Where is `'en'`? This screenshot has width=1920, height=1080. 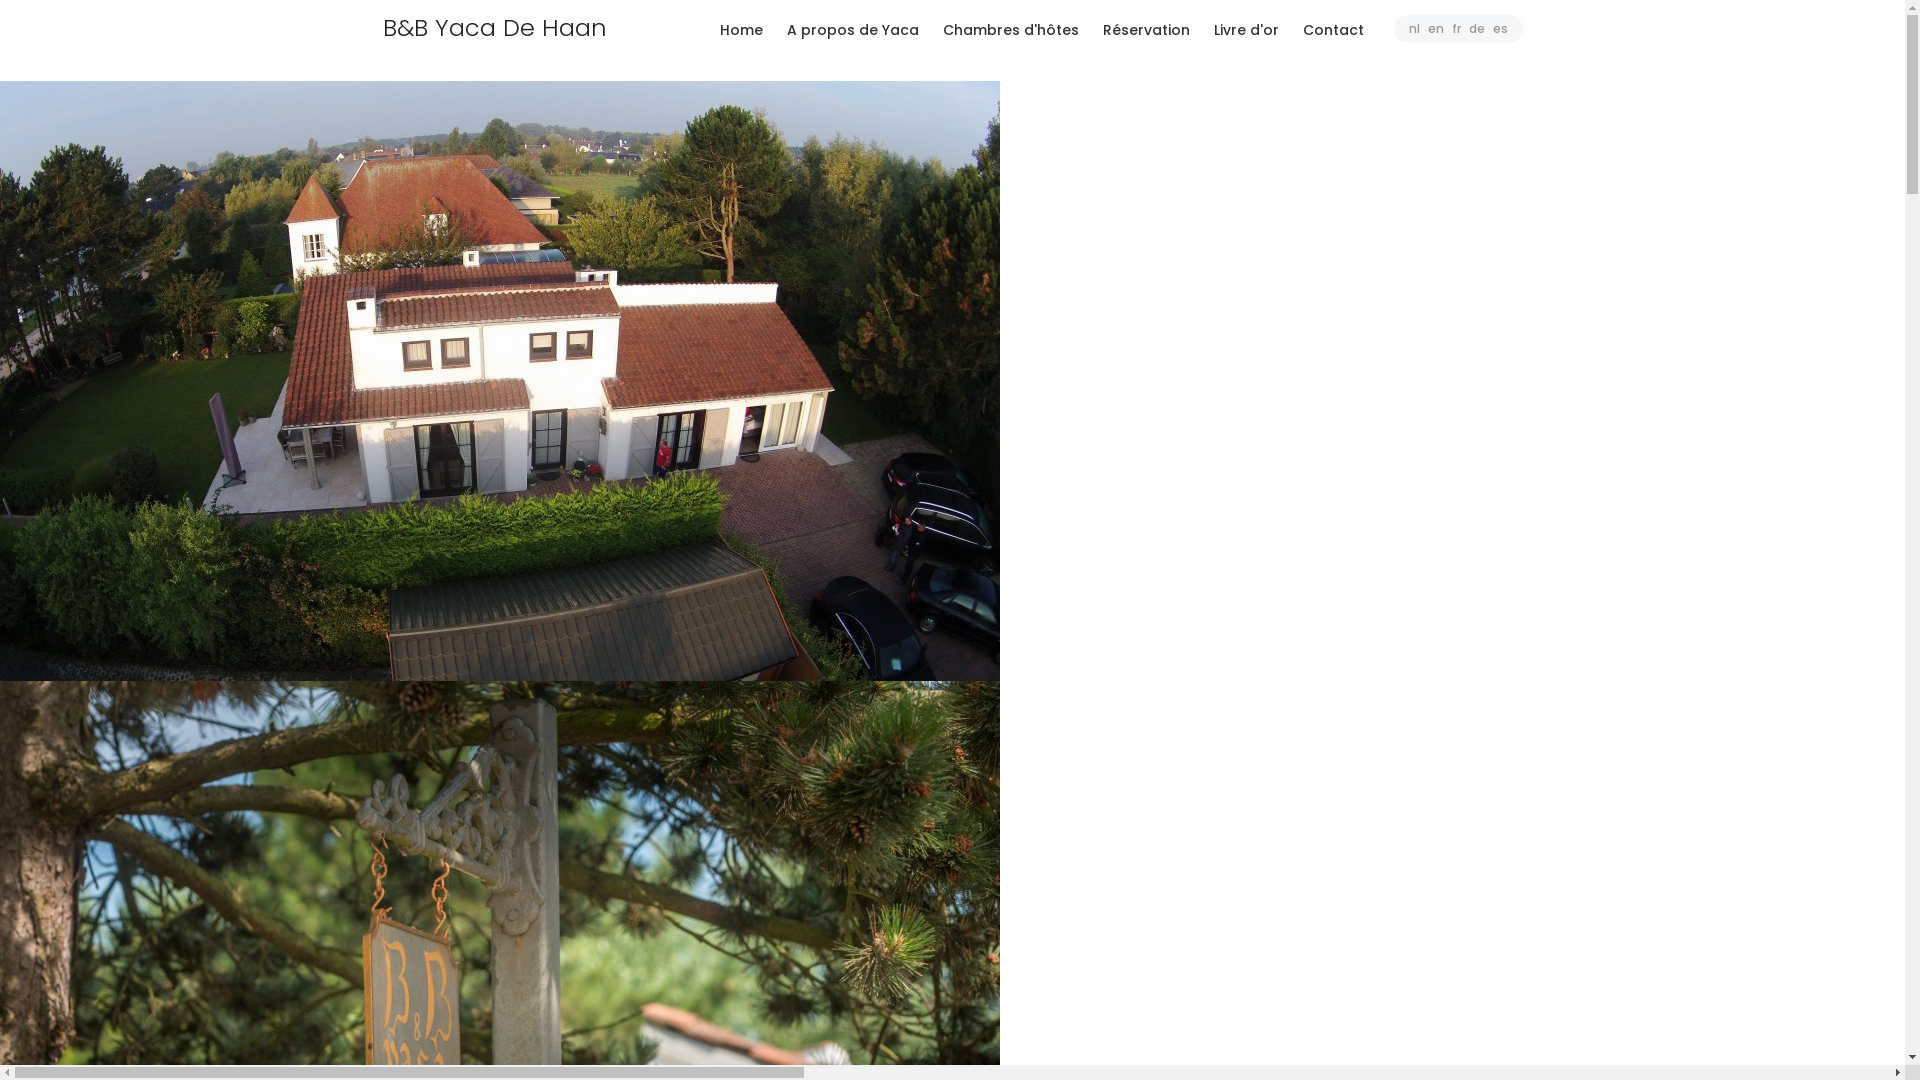
'en' is located at coordinates (1434, 28).